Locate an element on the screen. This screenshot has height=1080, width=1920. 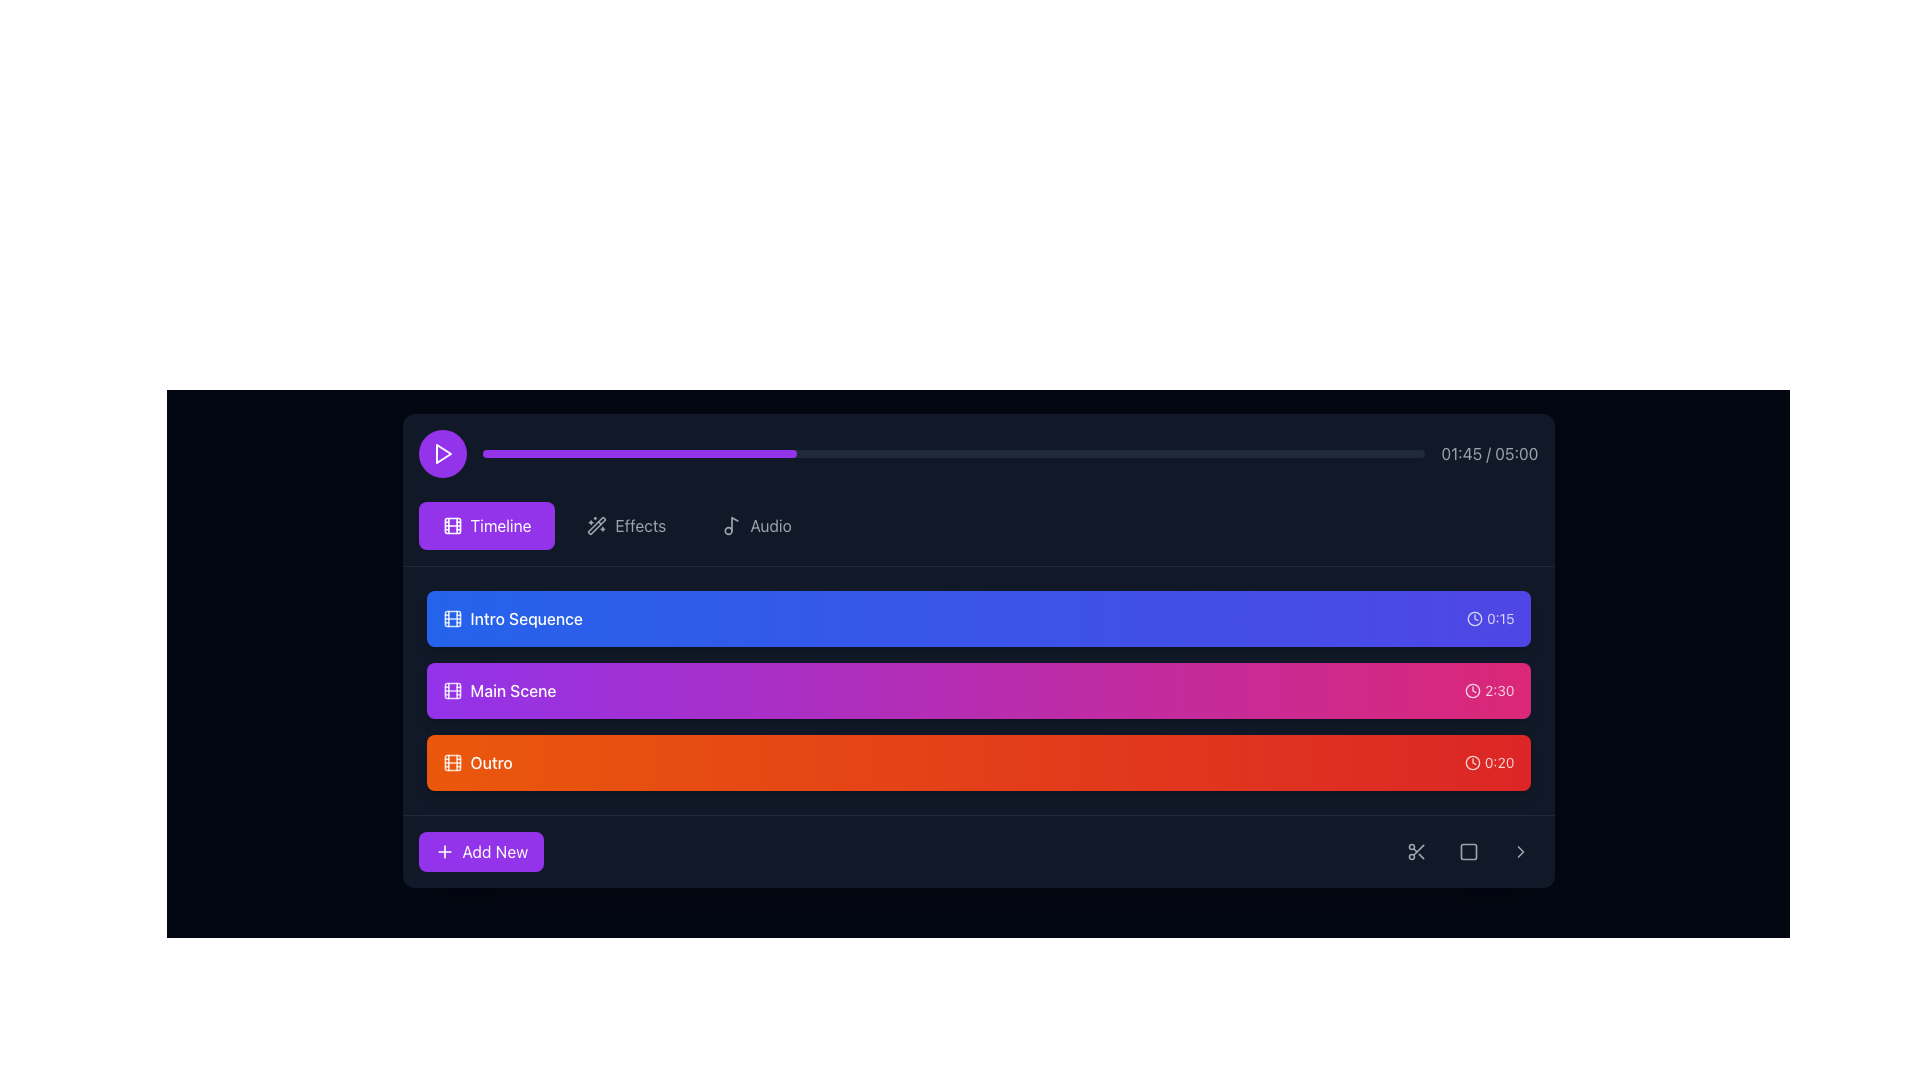
the magical wand icon with sparkles in the top-left corner of the menu panel for accessibility purposes is located at coordinates (596, 524).